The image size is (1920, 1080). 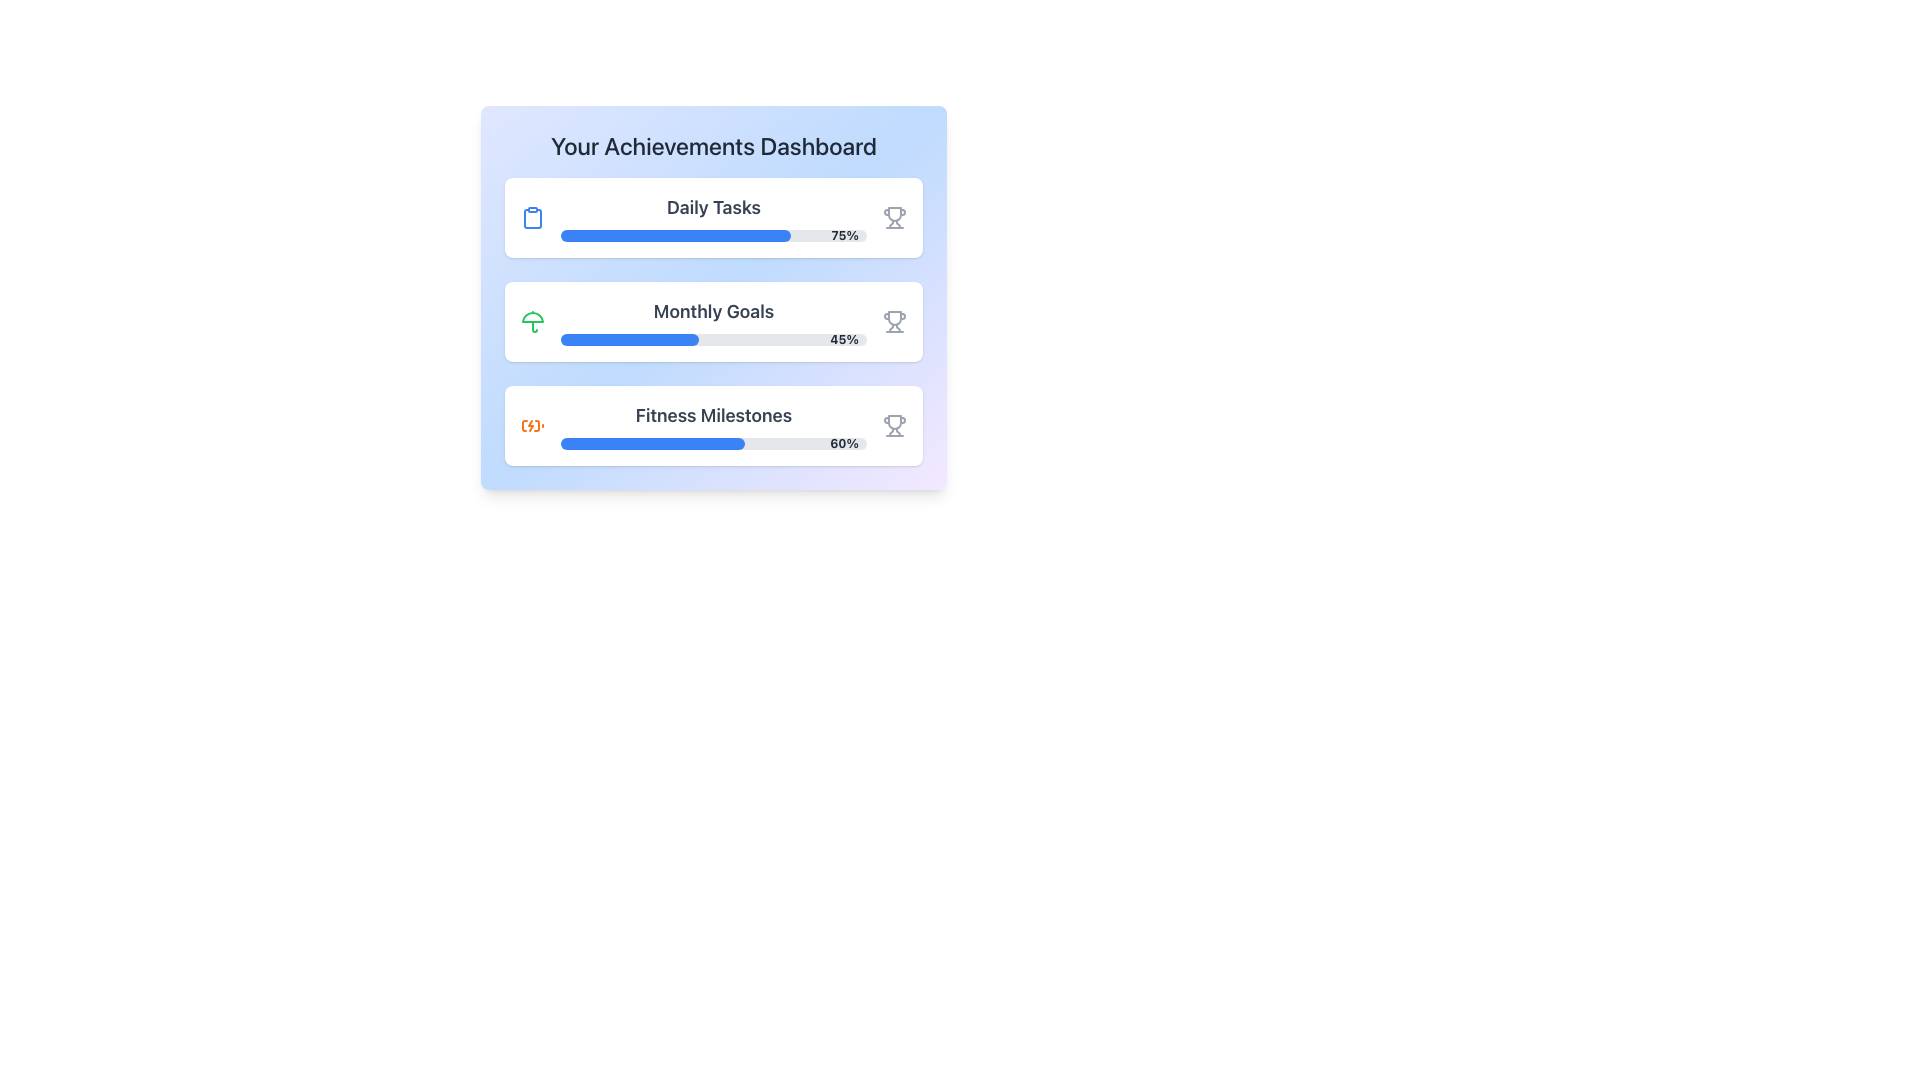 What do you see at coordinates (532, 219) in the screenshot?
I see `the Decorative graphic icon representing a clipboard, which is located in the upper-left corner of the 'Daily Tasks' section, next to the section title text` at bounding box center [532, 219].